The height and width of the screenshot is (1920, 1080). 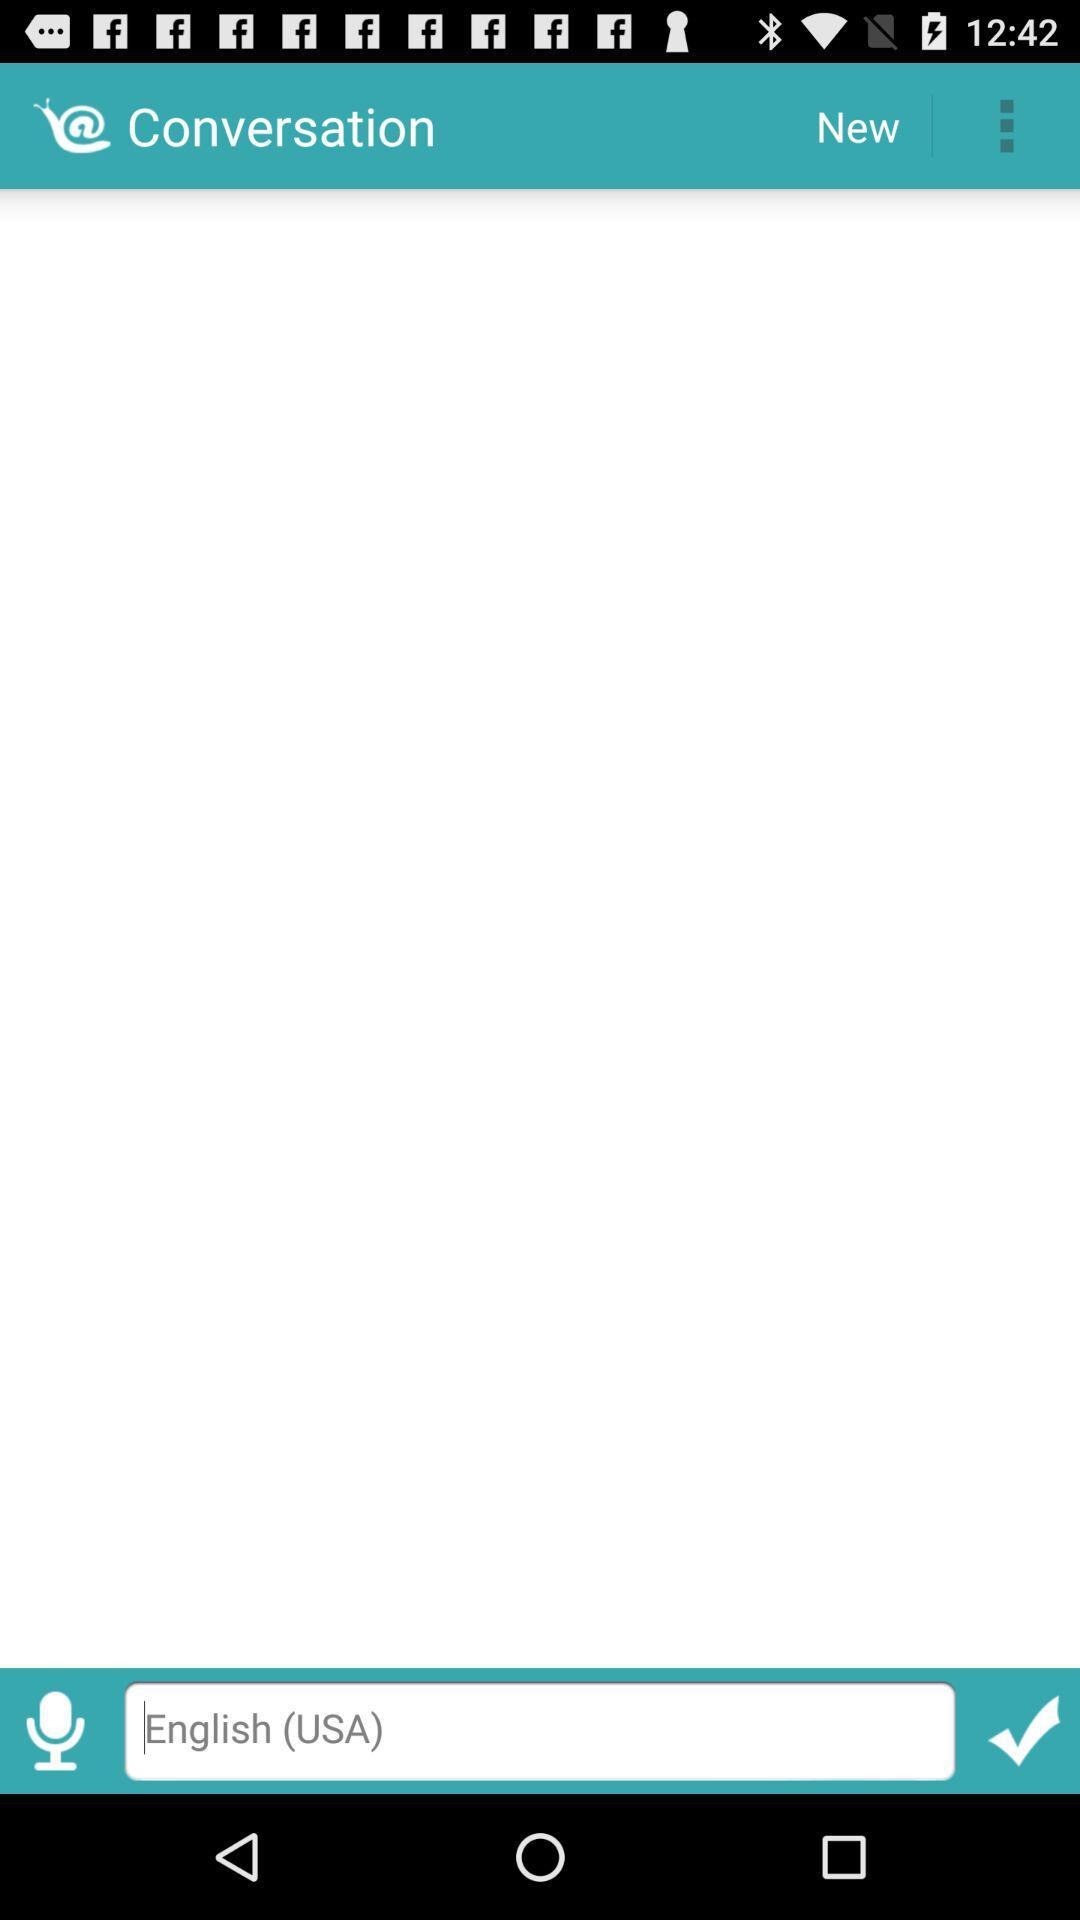 What do you see at coordinates (54, 1730) in the screenshot?
I see `turn on mic` at bounding box center [54, 1730].